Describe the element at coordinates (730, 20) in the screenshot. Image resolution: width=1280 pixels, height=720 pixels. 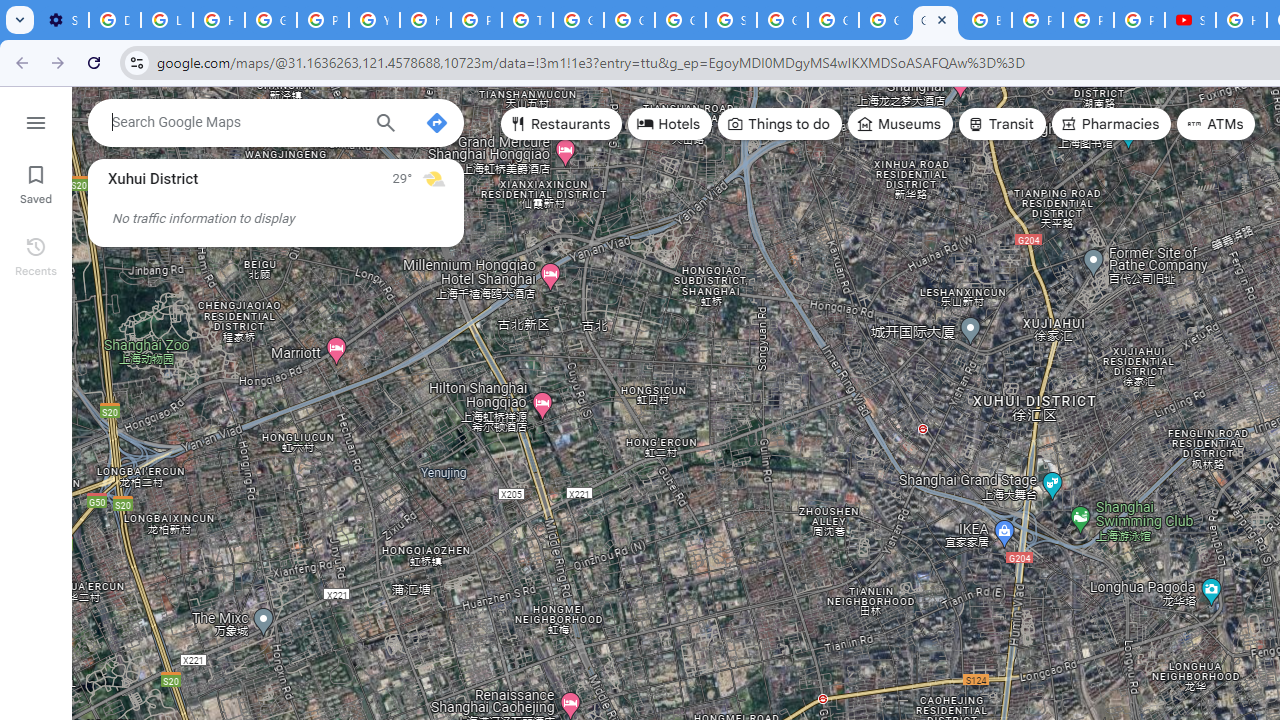
I see `'Sign in - Google Accounts'` at that location.